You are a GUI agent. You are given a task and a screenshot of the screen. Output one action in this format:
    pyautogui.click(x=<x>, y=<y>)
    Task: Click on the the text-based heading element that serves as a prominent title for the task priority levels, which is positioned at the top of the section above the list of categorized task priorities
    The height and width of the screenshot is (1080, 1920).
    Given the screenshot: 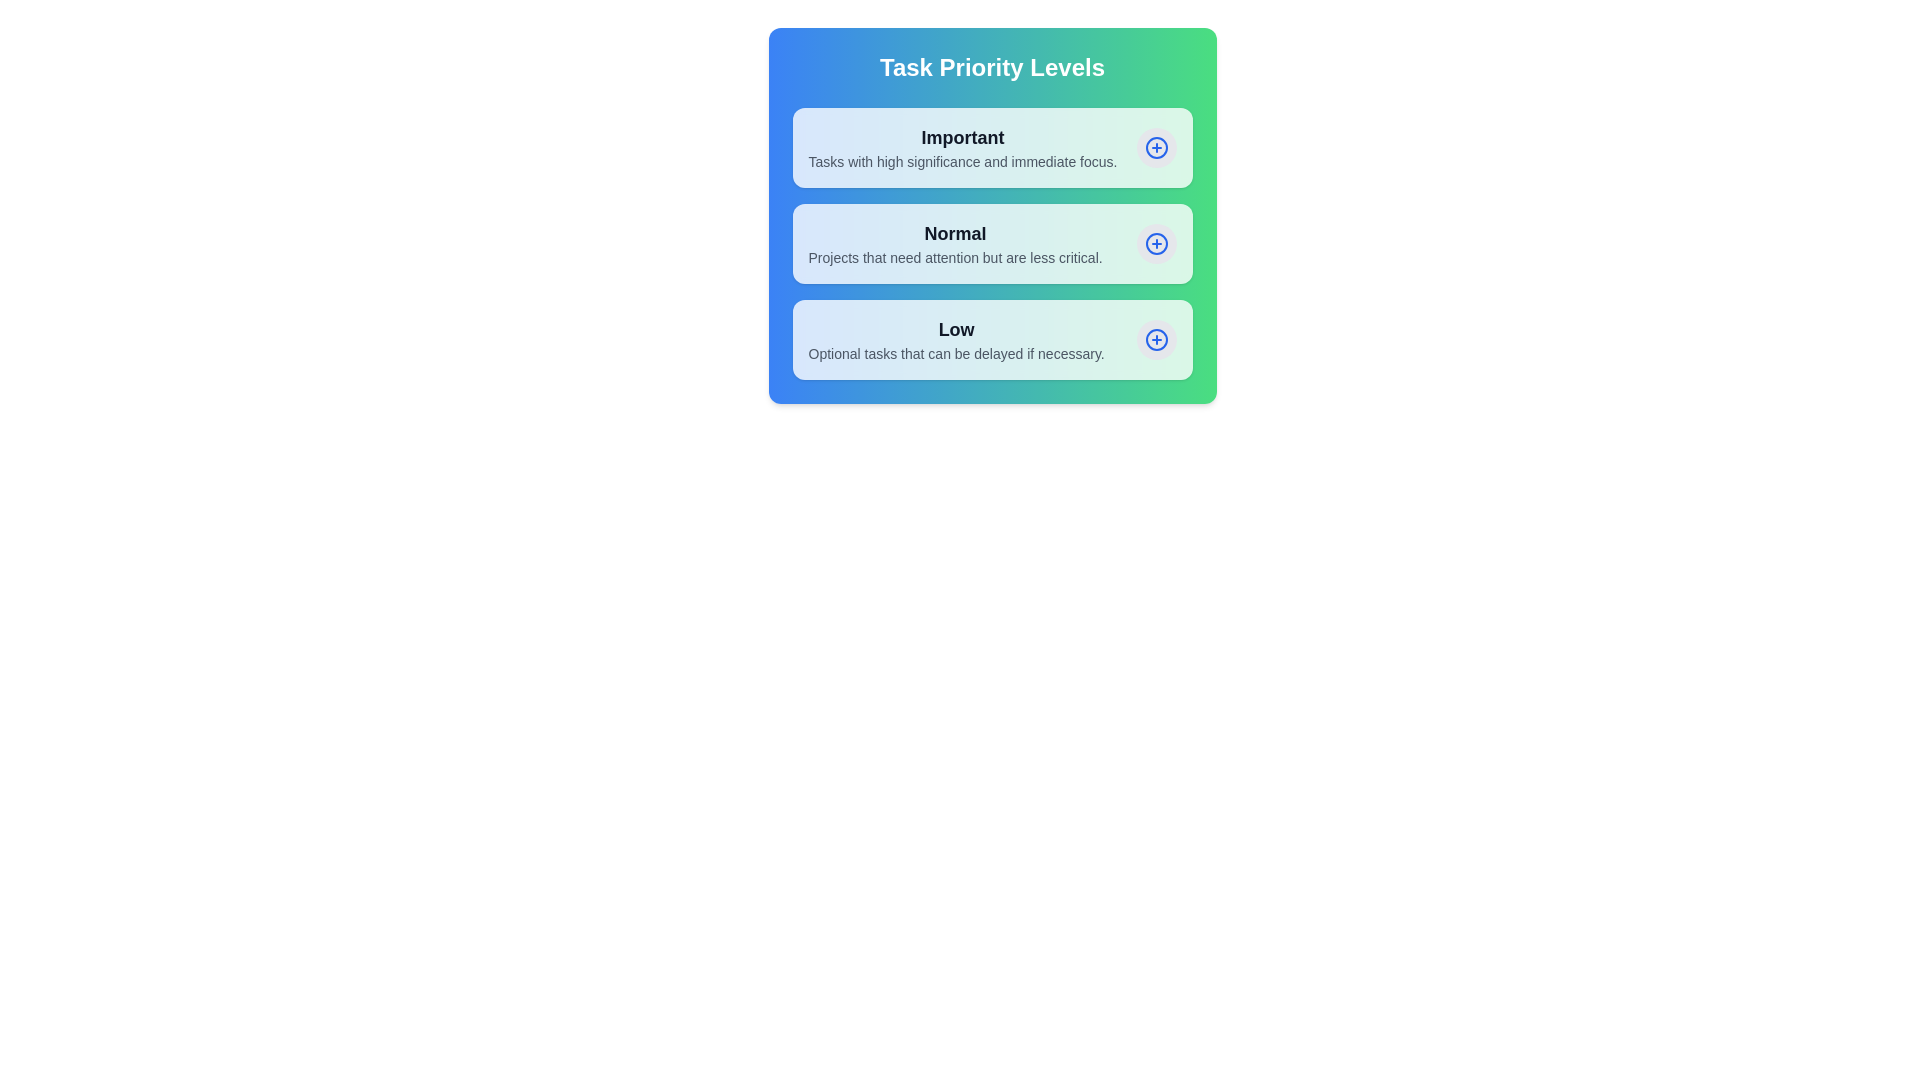 What is the action you would take?
    pyautogui.click(x=992, y=67)
    